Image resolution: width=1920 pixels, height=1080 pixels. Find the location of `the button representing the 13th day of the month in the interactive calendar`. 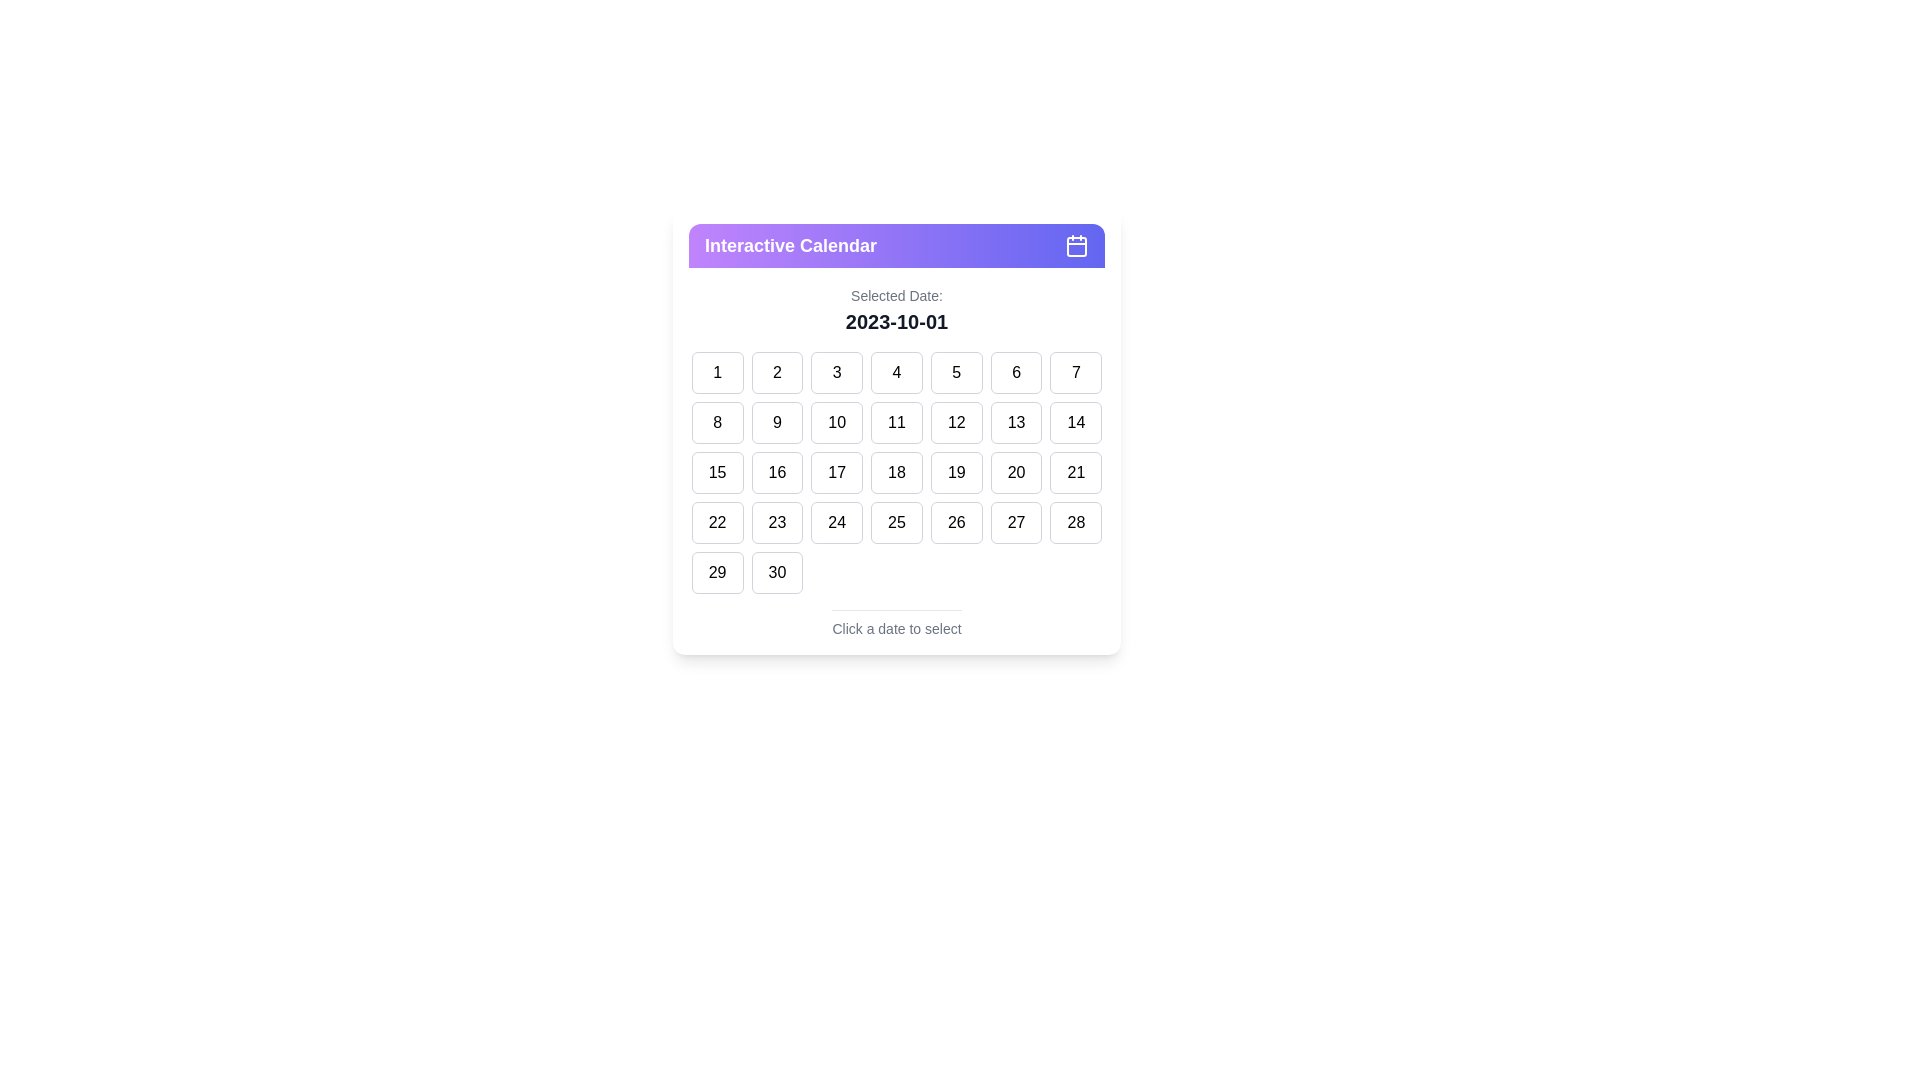

the button representing the 13th day of the month in the interactive calendar is located at coordinates (1016, 422).